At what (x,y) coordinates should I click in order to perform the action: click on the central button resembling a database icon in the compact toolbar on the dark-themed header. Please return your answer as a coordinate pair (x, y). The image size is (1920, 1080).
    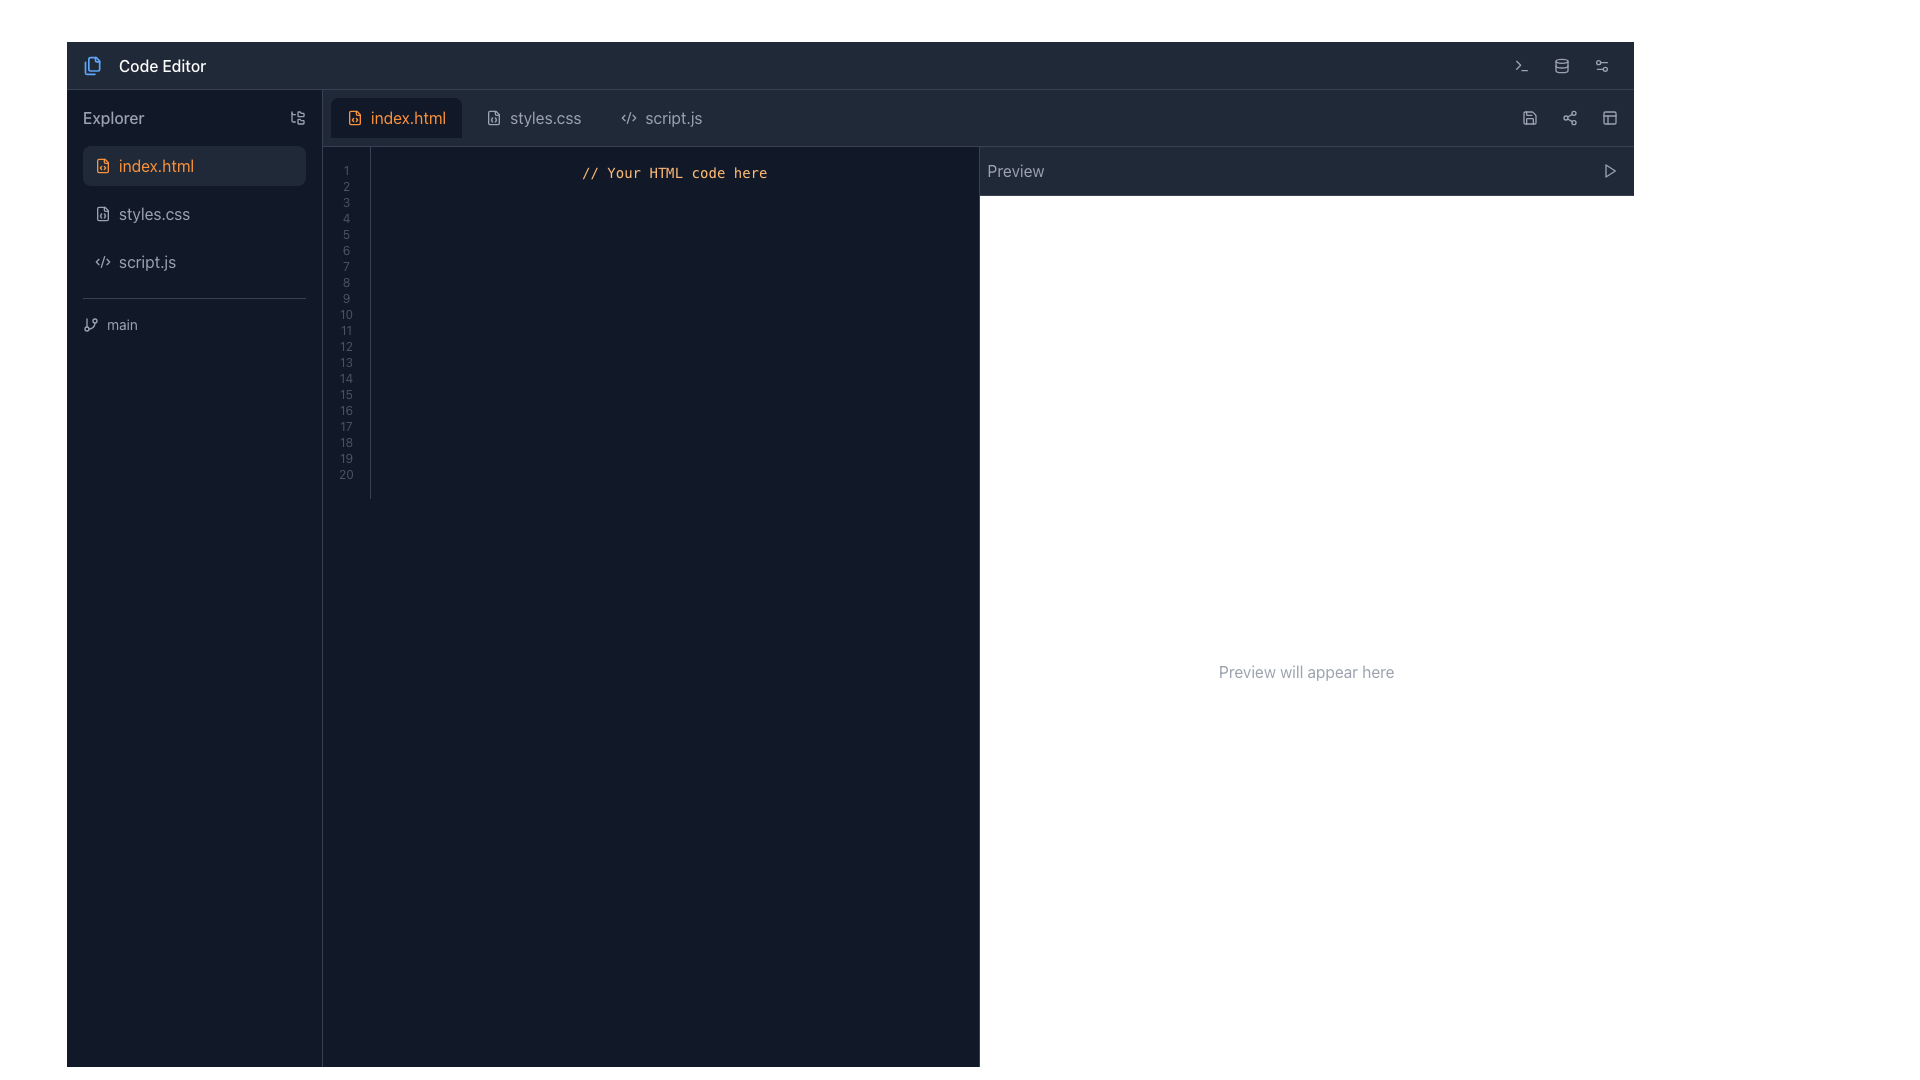
    Looking at the image, I should click on (1560, 64).